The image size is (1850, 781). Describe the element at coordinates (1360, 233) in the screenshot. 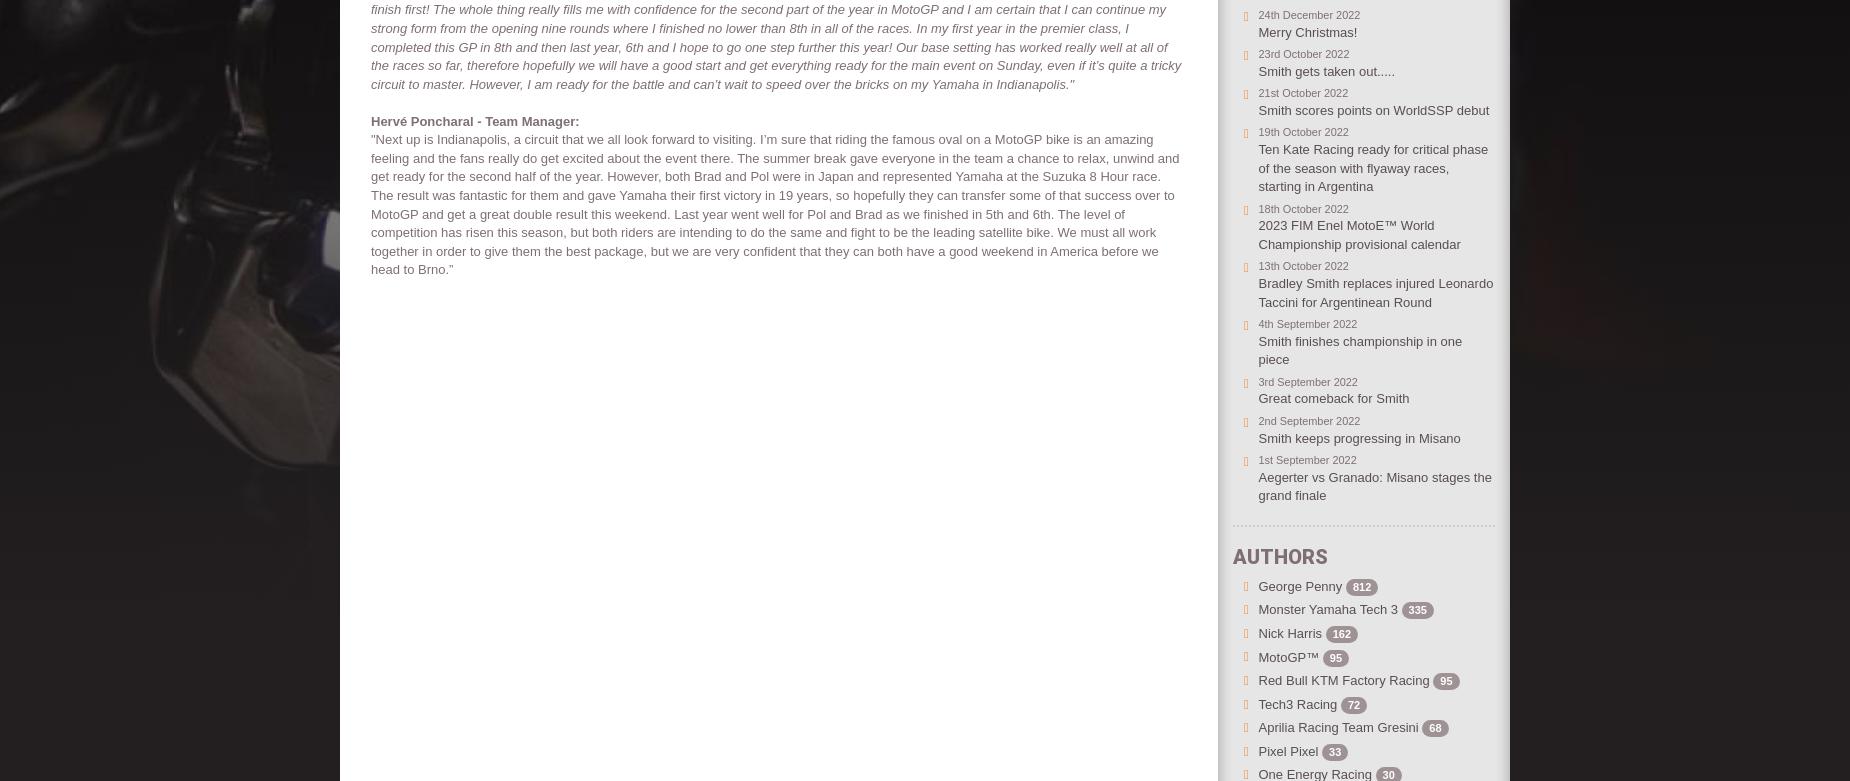

I see `'2023 FIM Enel MotoE™ World Championship provisional calendar'` at that location.